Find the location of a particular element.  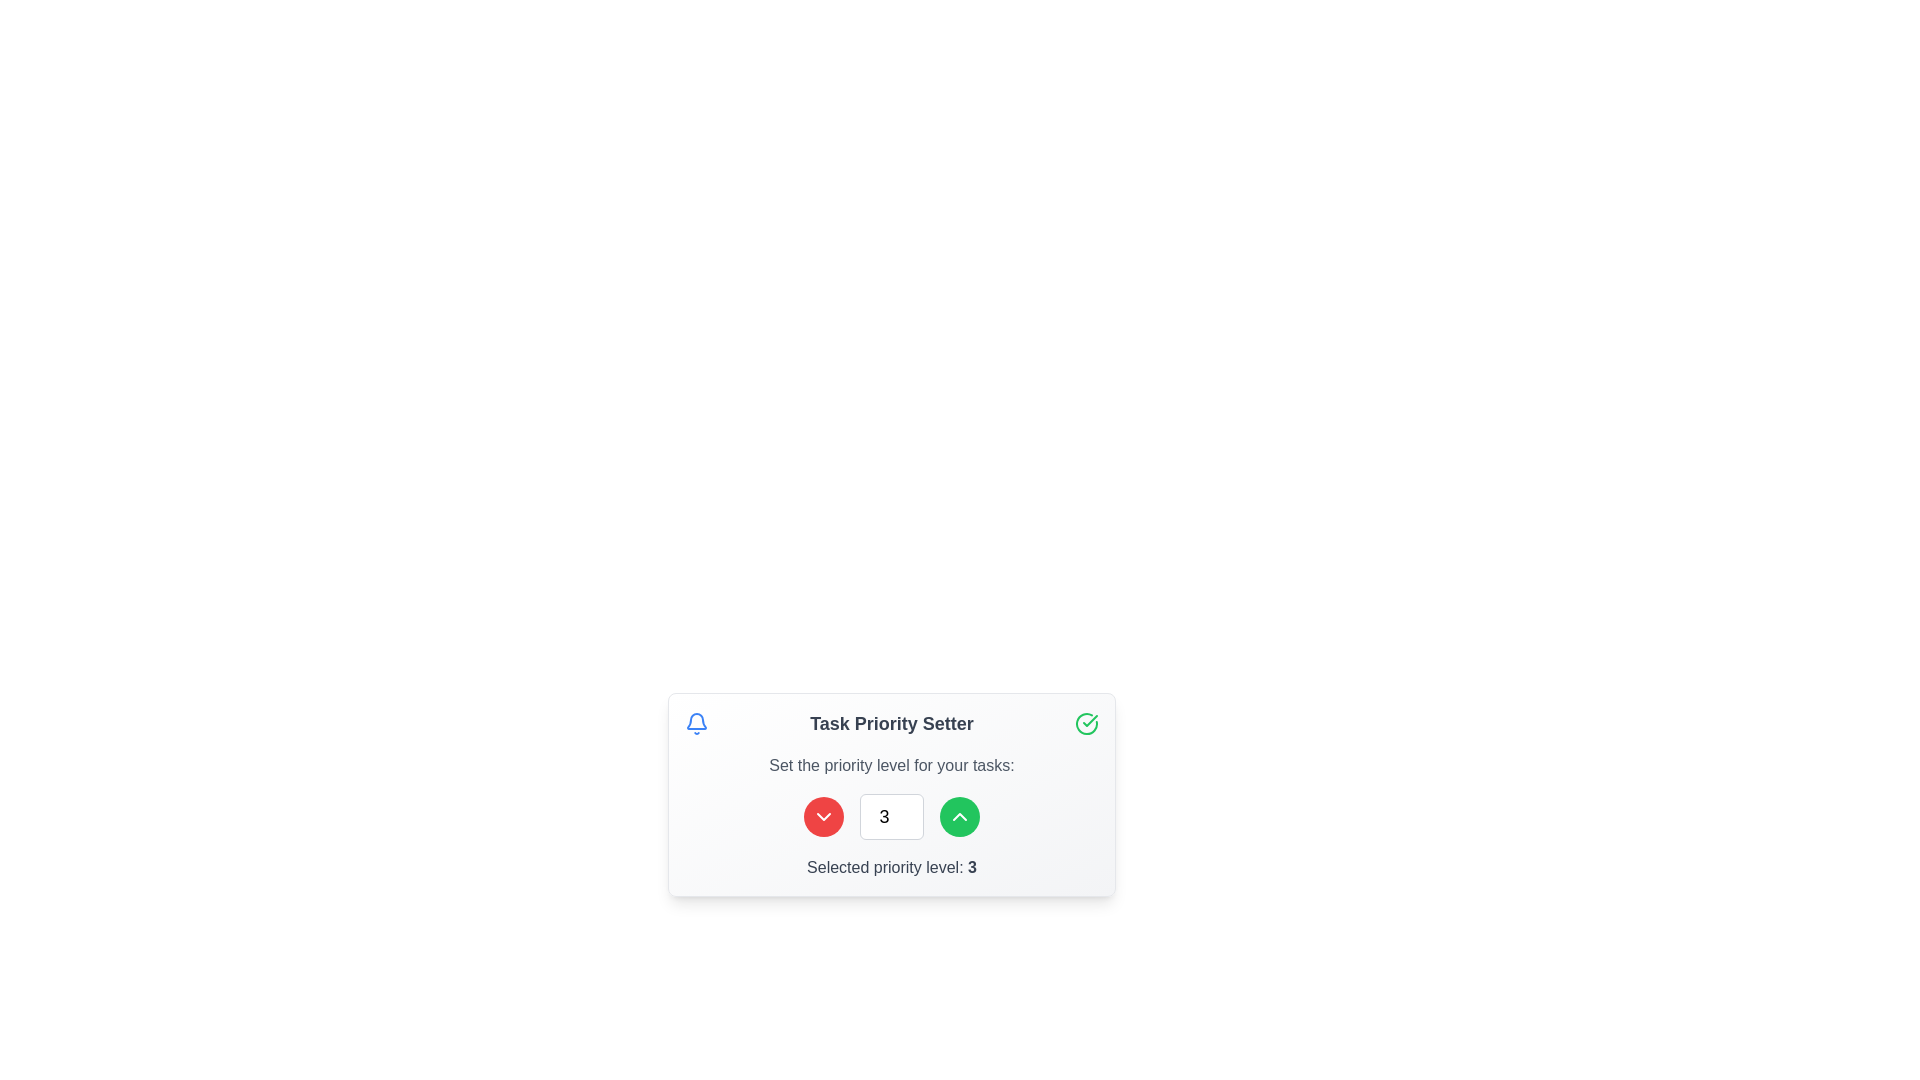

the green circular icon with a checkmark inside that is positioned at the far-right side of the 'Task Priority Setter' card is located at coordinates (1085, 724).